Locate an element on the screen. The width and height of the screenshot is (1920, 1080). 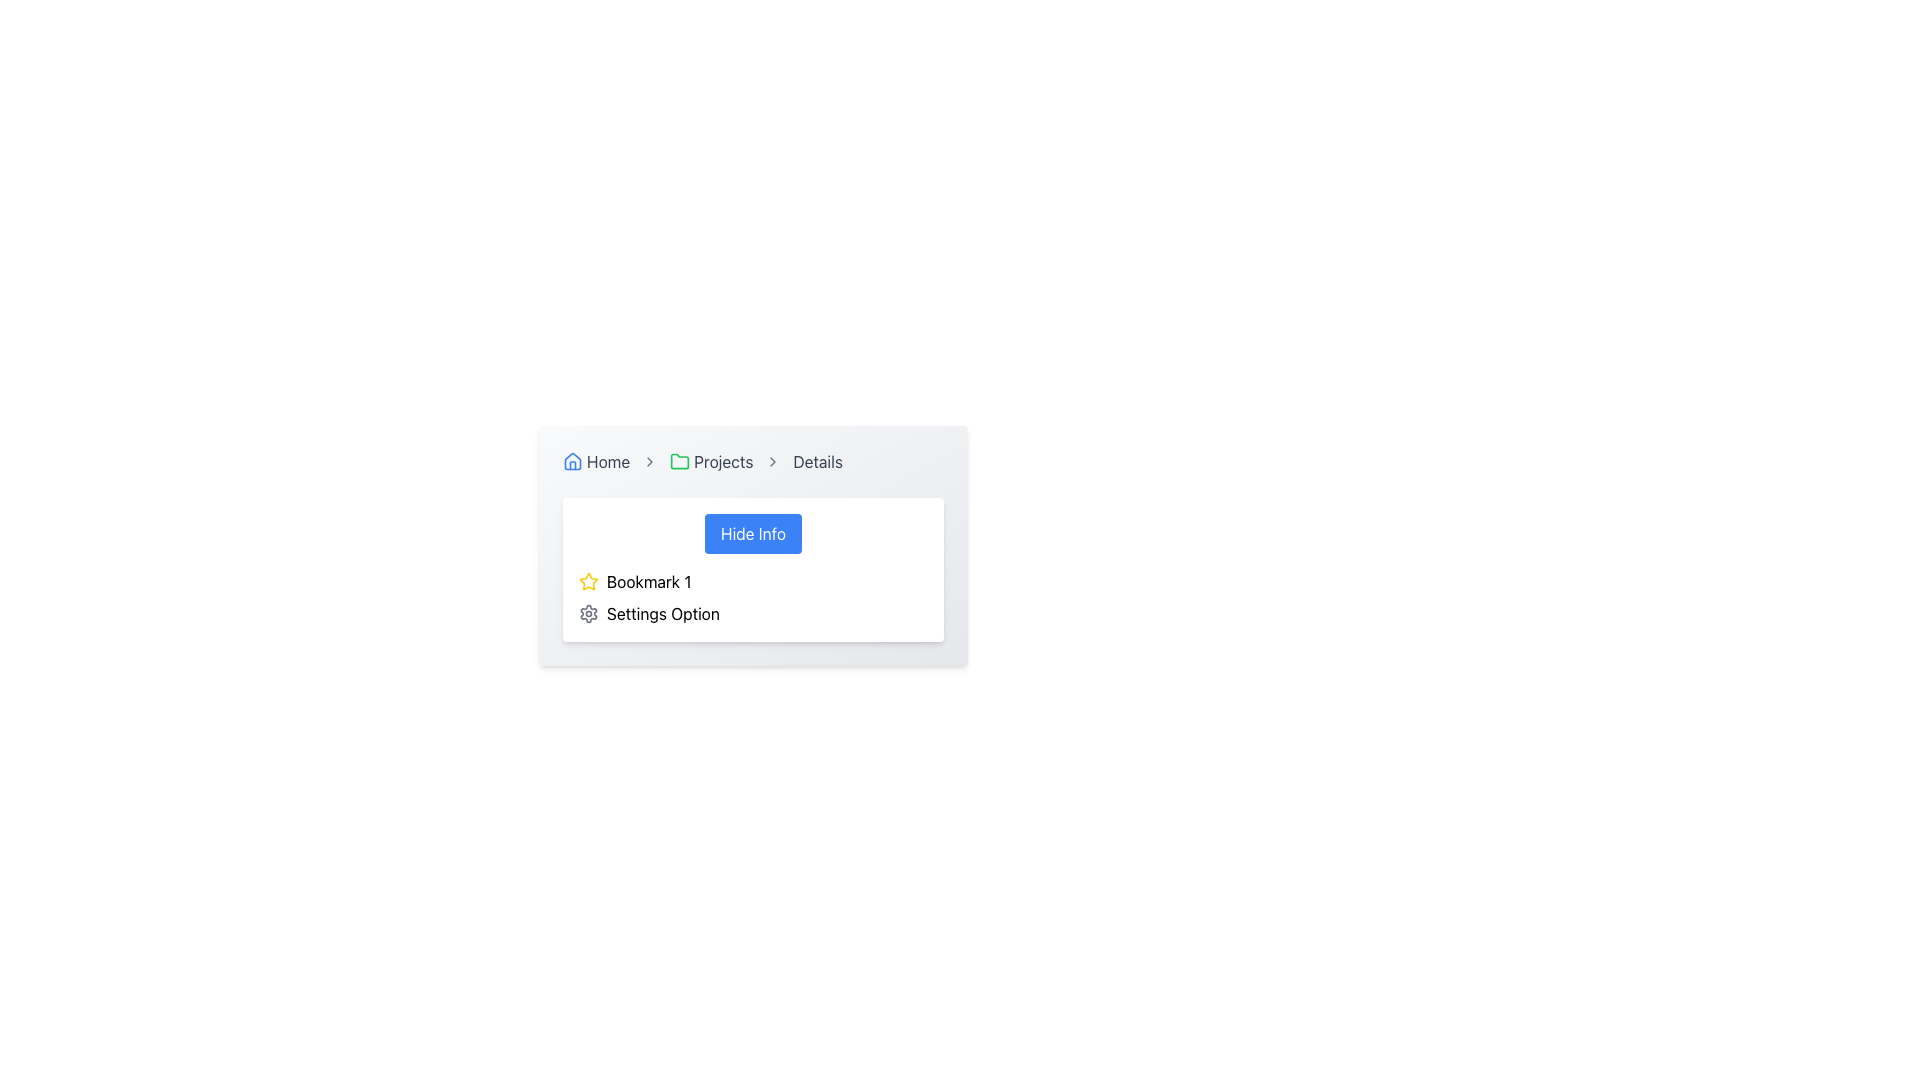
the 'Home' icon located in the navigation breadcrumb area at the top left is located at coordinates (571, 461).